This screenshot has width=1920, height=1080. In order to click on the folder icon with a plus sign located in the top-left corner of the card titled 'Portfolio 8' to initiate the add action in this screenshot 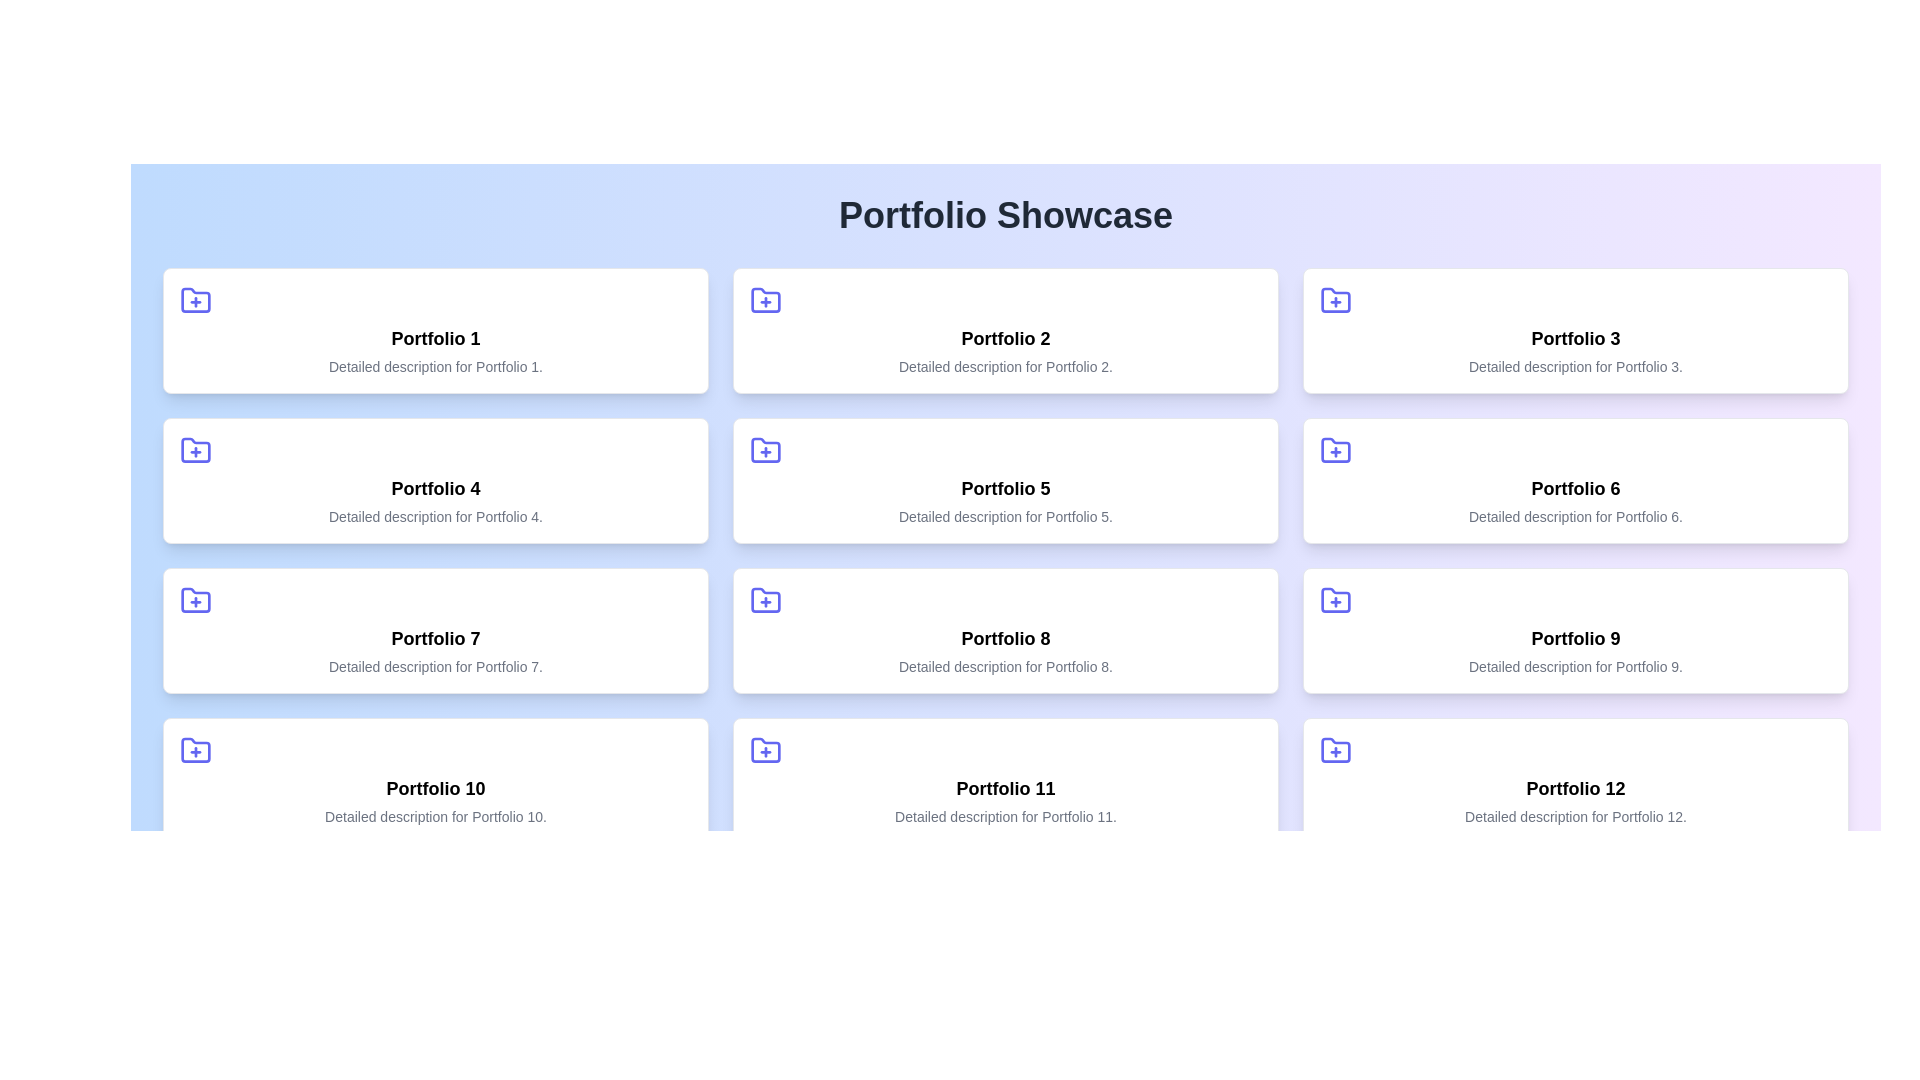, I will do `click(765, 600)`.